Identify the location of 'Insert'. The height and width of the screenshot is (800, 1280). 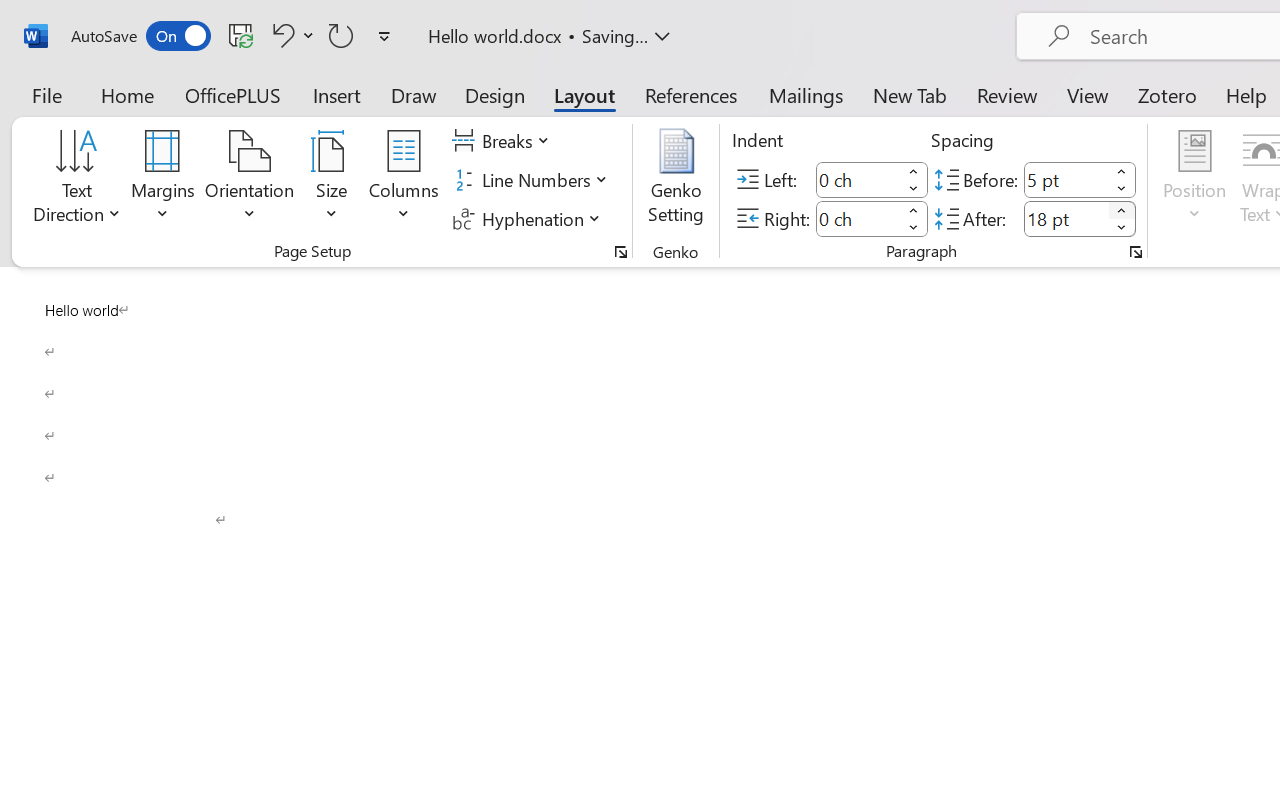
(337, 94).